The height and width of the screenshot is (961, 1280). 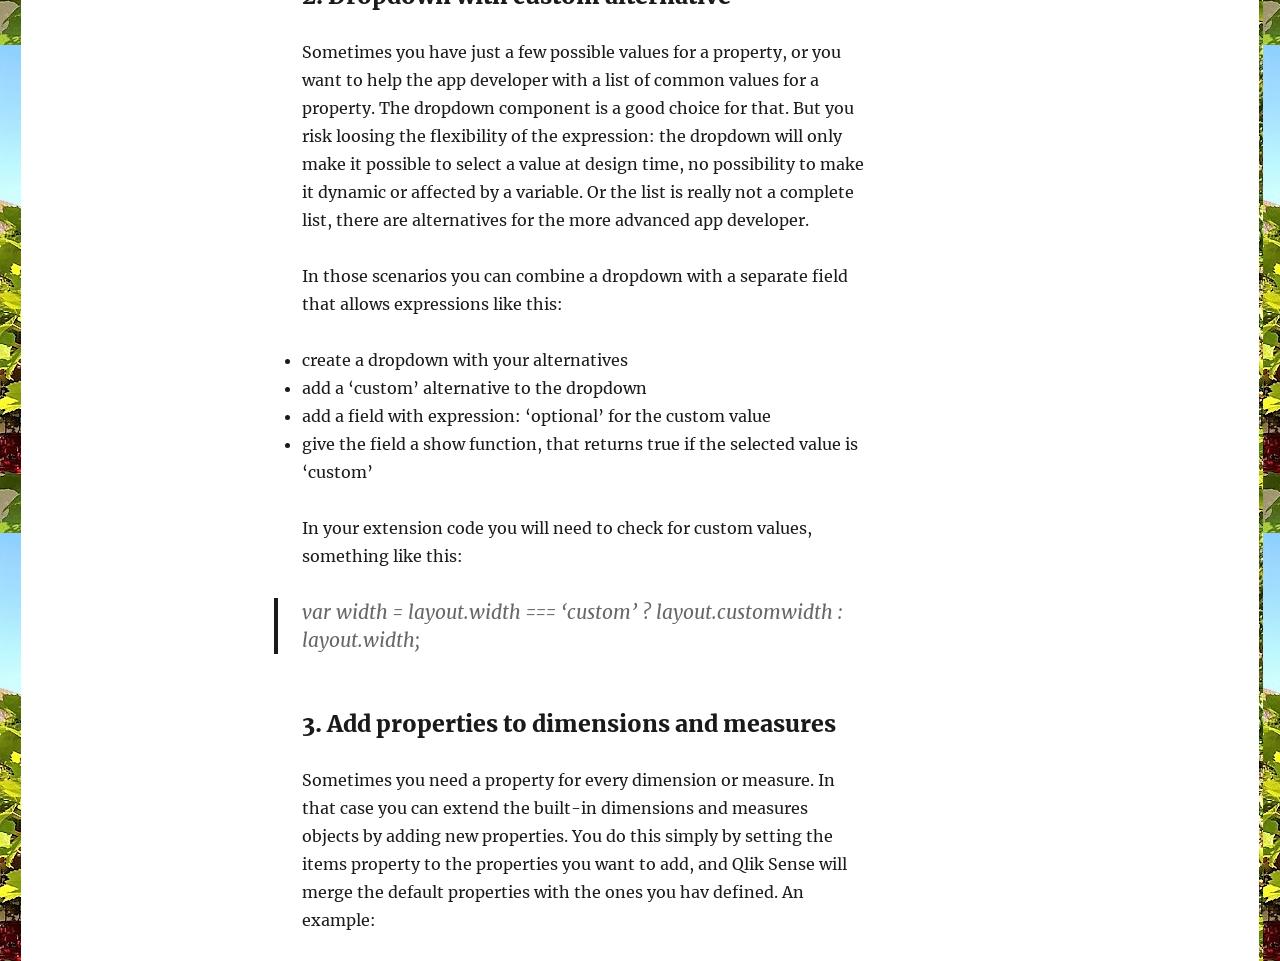 What do you see at coordinates (567, 723) in the screenshot?
I see `'3. Add properties to dimensions and measures'` at bounding box center [567, 723].